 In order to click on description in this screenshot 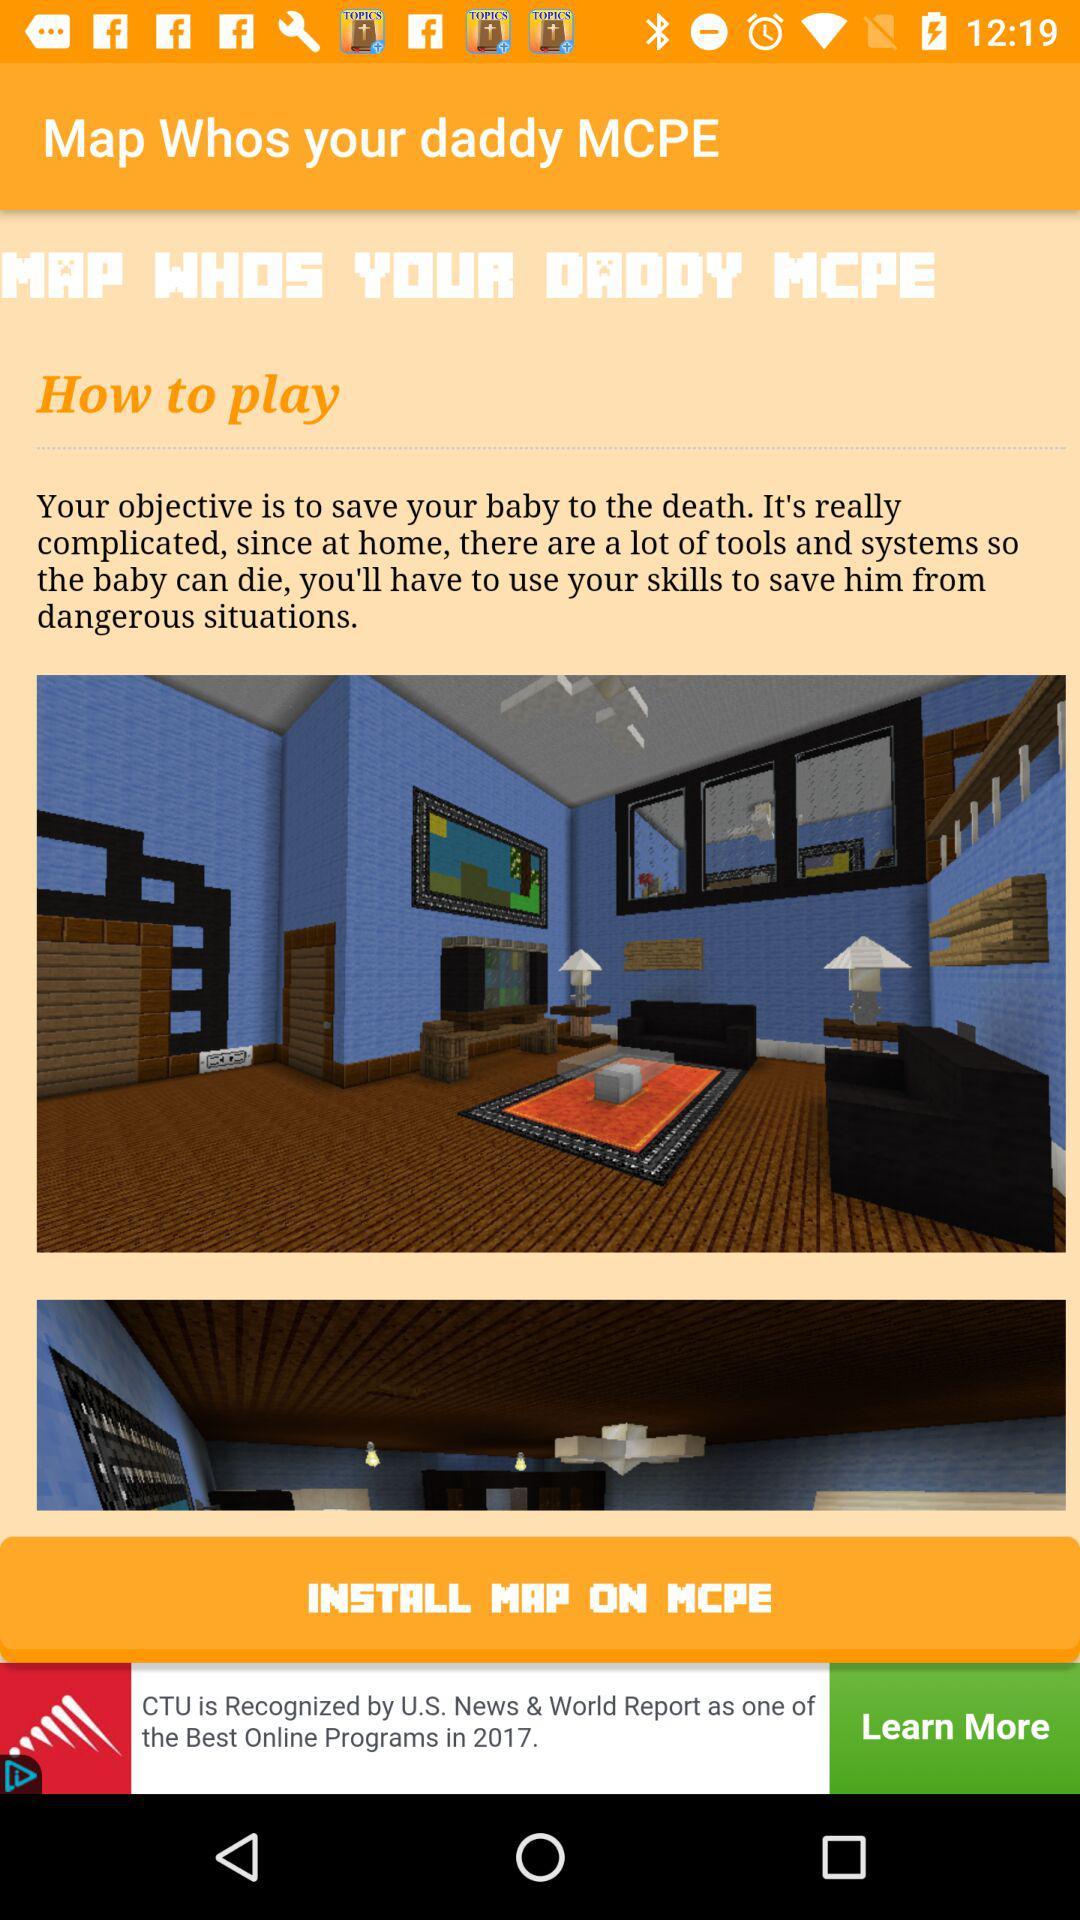, I will do `click(540, 905)`.